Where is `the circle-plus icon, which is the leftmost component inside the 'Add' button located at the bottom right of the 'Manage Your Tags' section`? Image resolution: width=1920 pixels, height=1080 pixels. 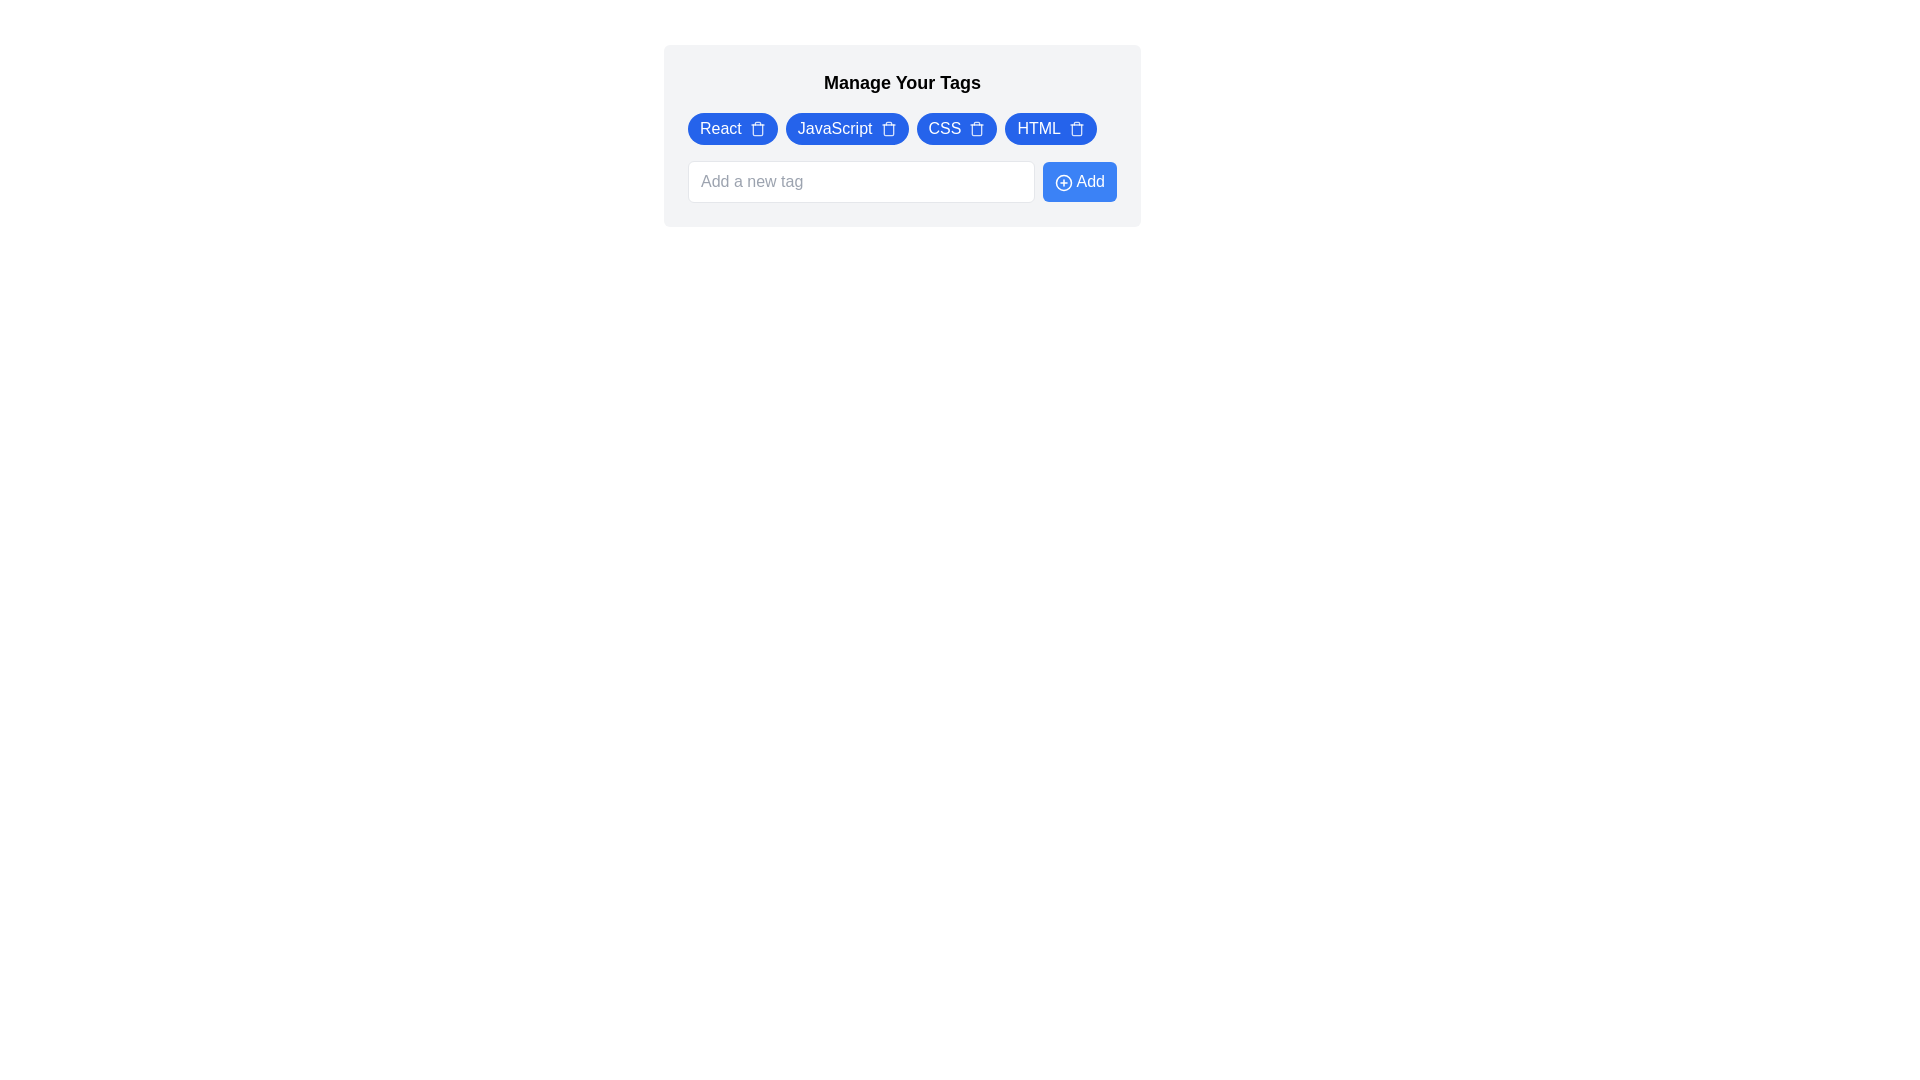
the circle-plus icon, which is the leftmost component inside the 'Add' button located at the bottom right of the 'Manage Your Tags' section is located at coordinates (1063, 182).